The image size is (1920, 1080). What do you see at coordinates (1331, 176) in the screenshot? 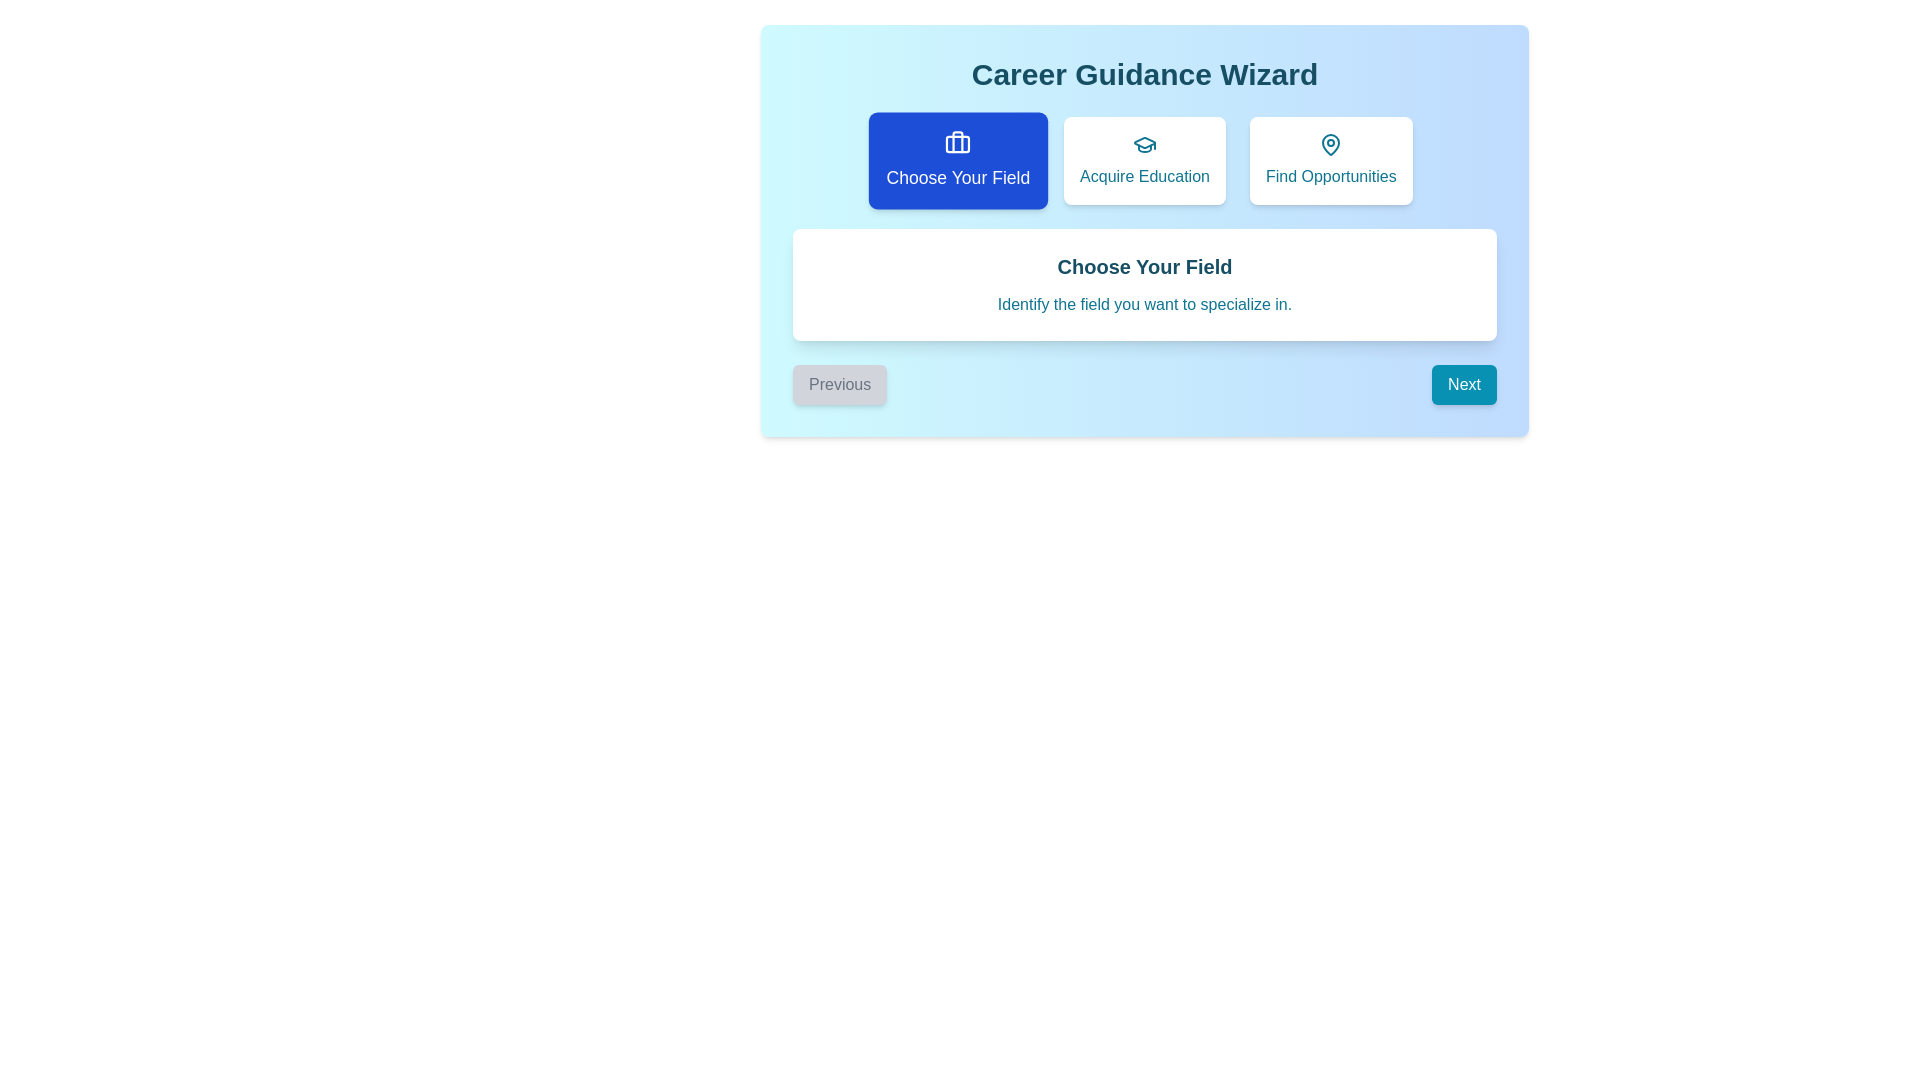
I see `the 'Find Opportunities' text label element, which is styled in medium-weight font and is part of a group of options within a card-like element` at bounding box center [1331, 176].